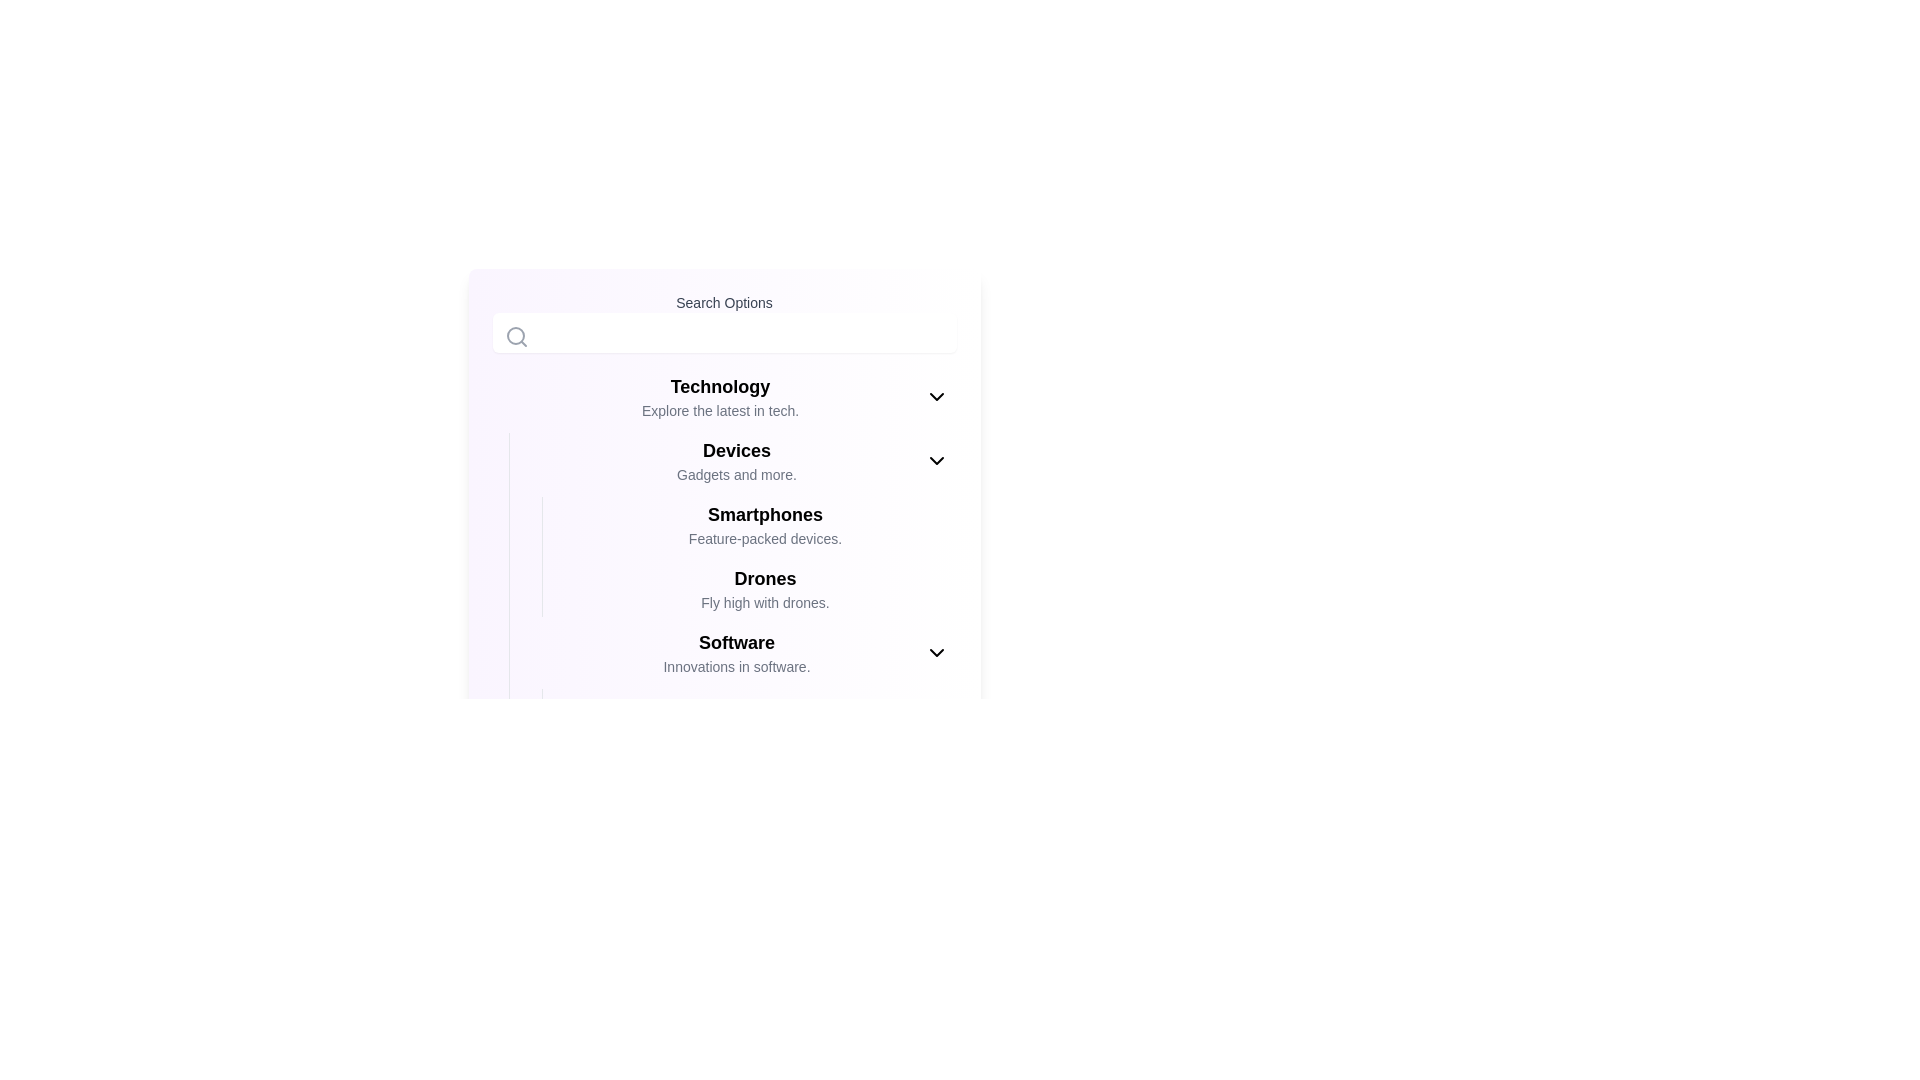 This screenshot has width=1920, height=1080. What do you see at coordinates (764, 588) in the screenshot?
I see `the category item for drones located beneath the 'Smartphones' section and above the 'Software' section` at bounding box center [764, 588].